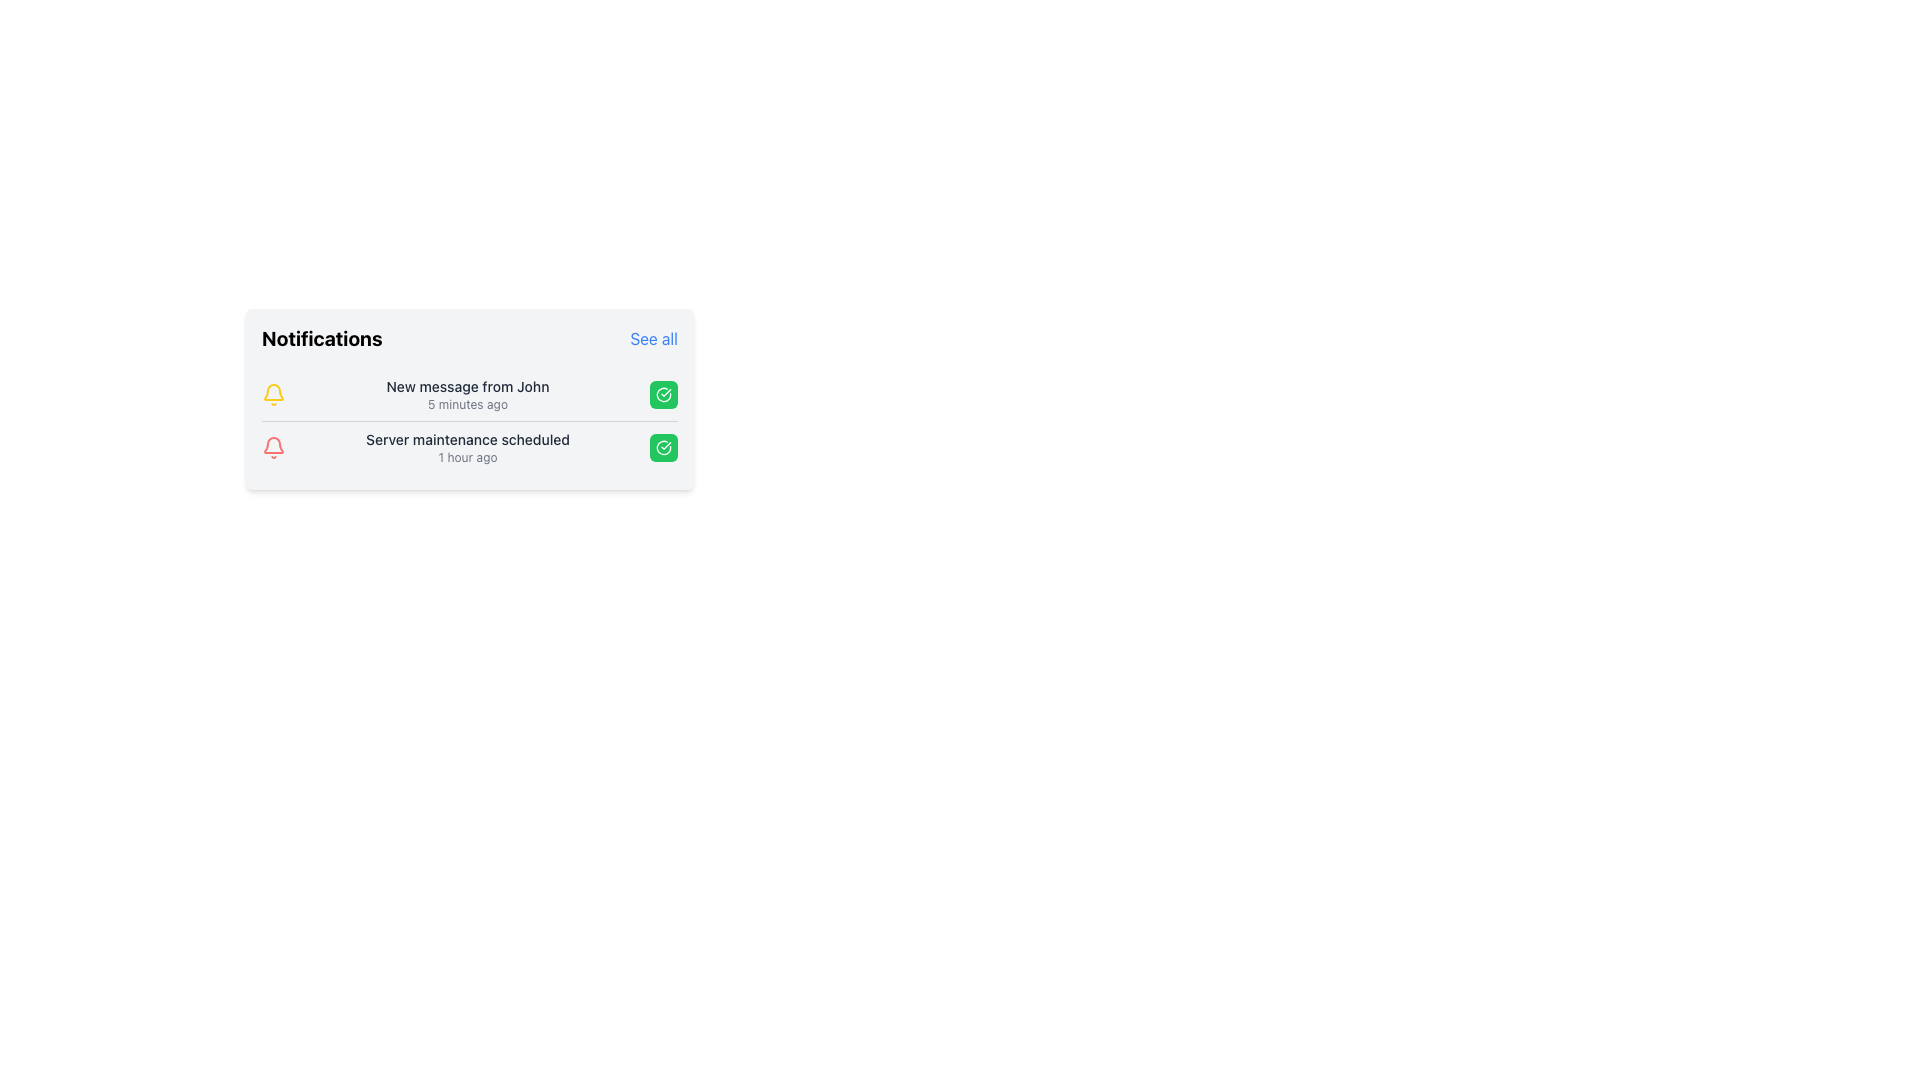  What do you see at coordinates (466, 405) in the screenshot?
I see `the elapsed time text label located beneath 'New message from John' in the notification card` at bounding box center [466, 405].